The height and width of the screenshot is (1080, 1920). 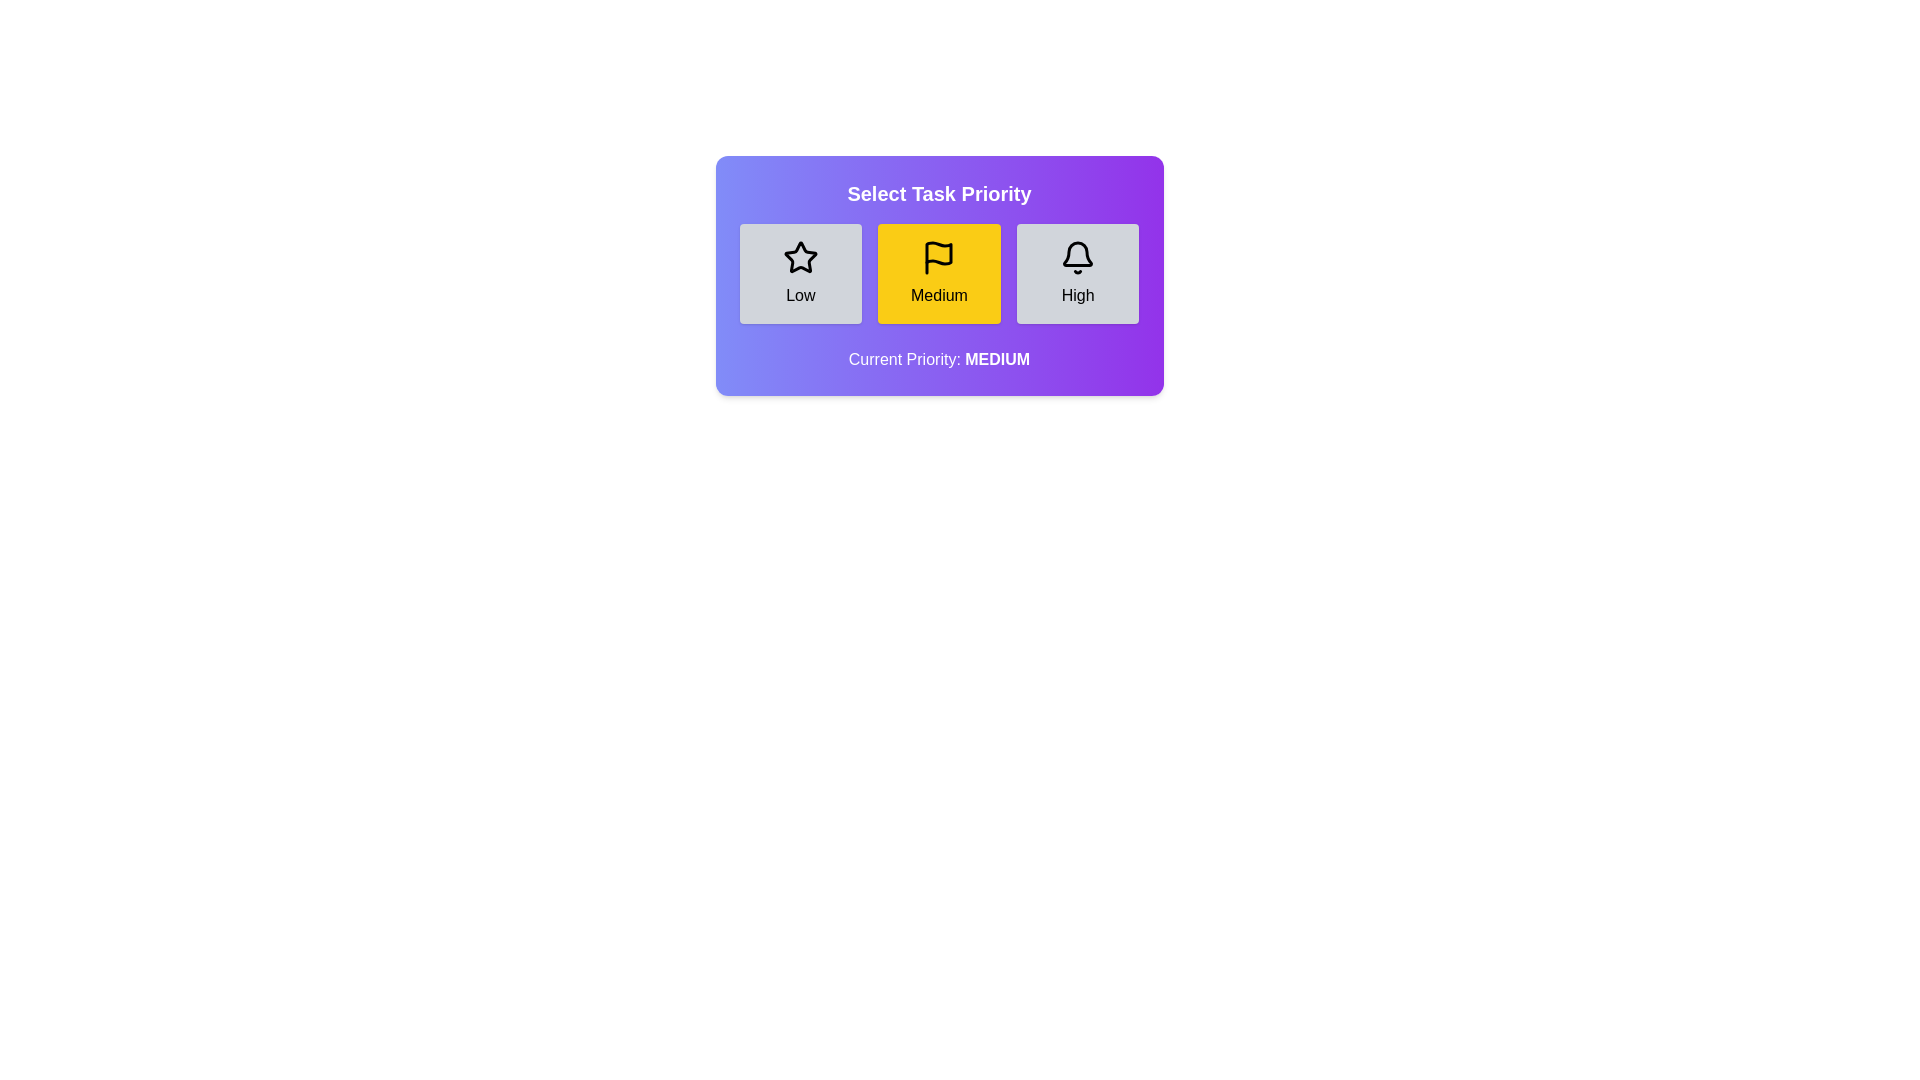 I want to click on the current priority text displayed on the screen, so click(x=938, y=358).